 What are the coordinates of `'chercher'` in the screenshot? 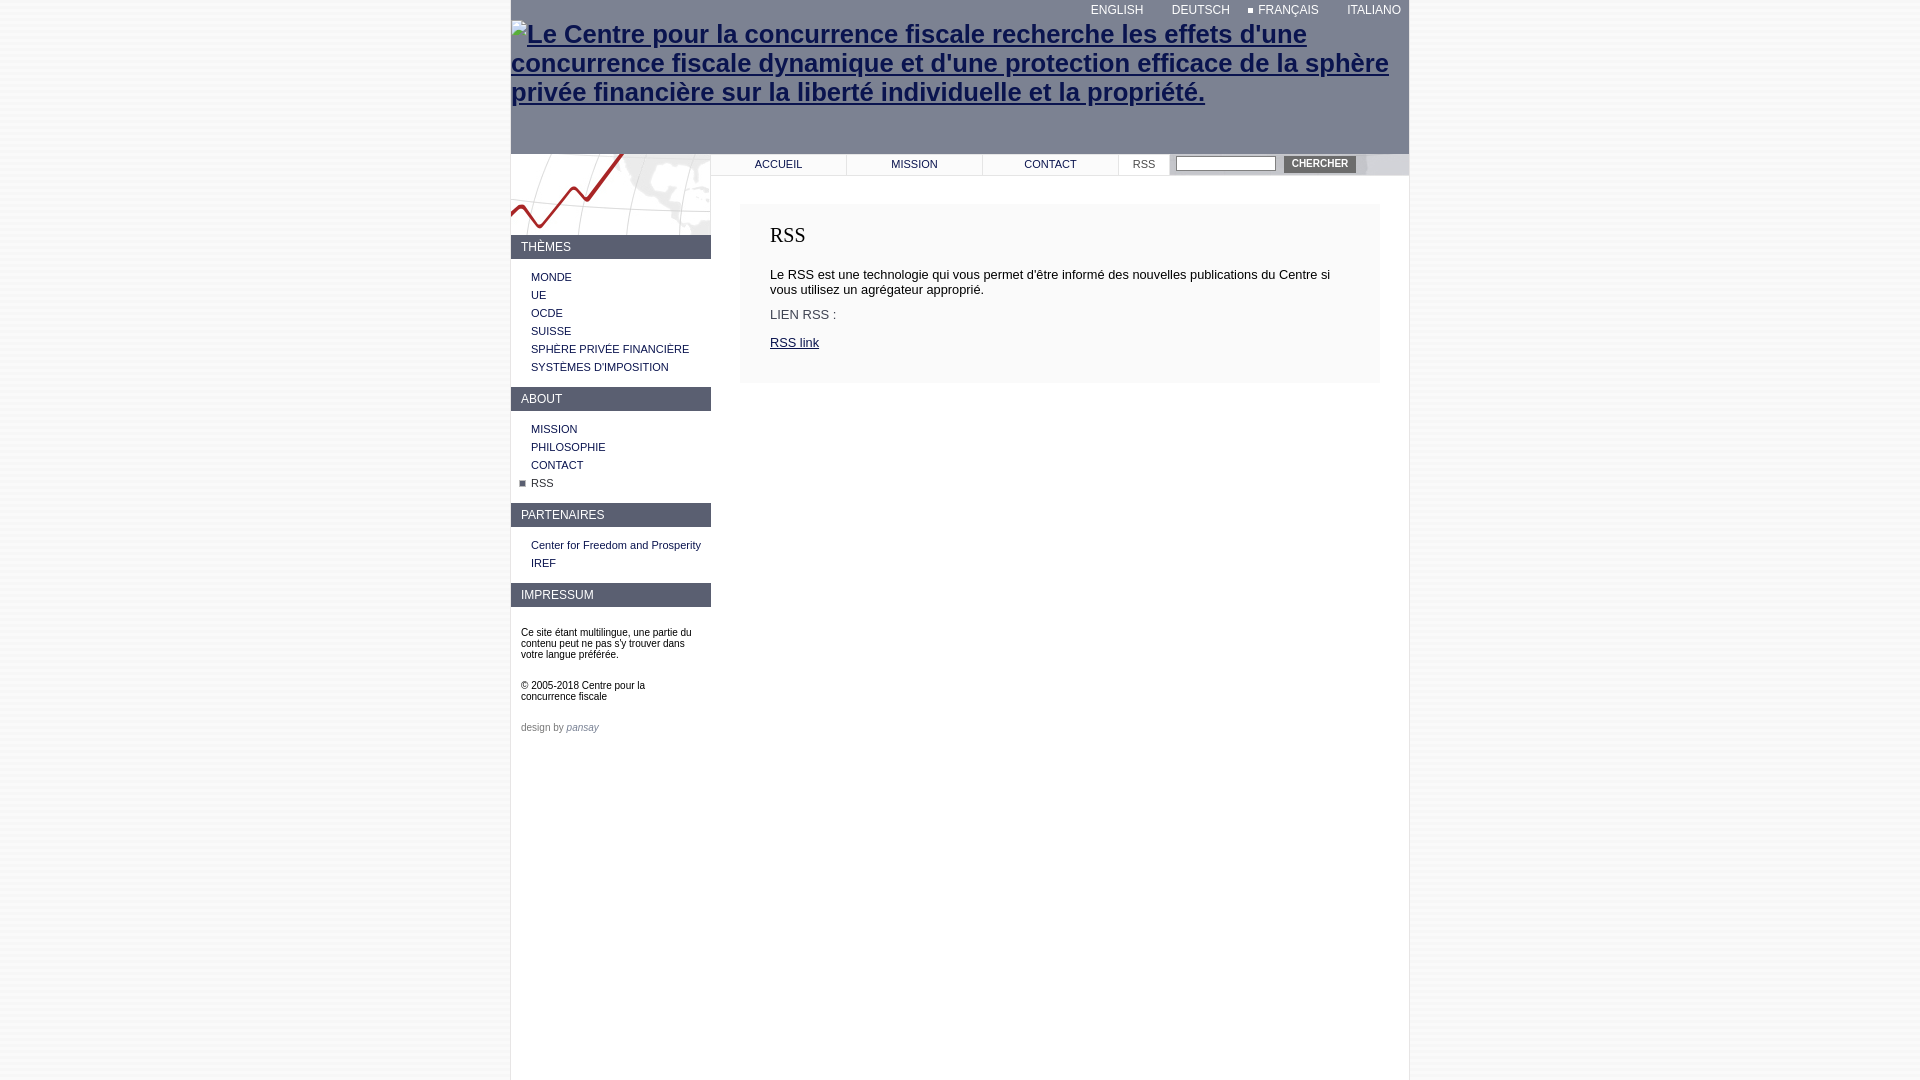 It's located at (1320, 163).